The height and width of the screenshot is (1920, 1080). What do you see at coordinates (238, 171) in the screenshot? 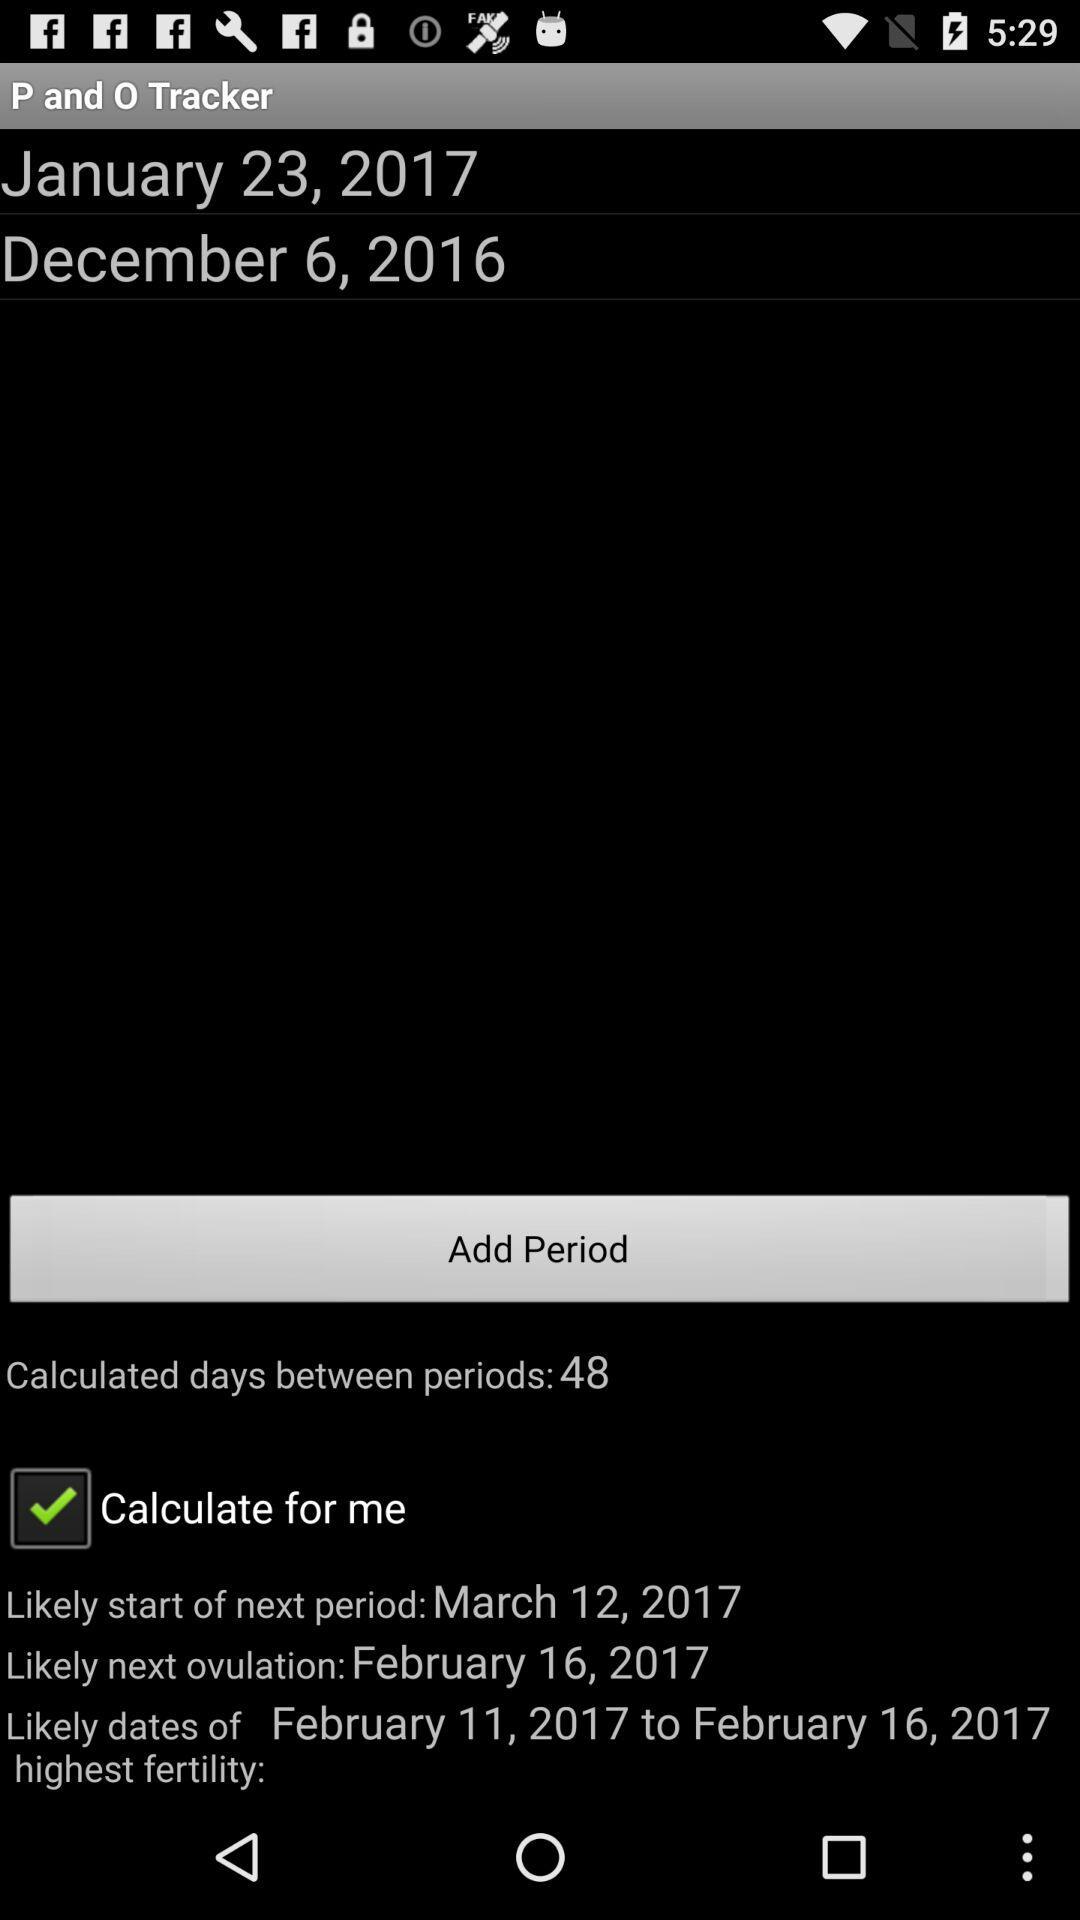
I see `app below the p and o app` at bounding box center [238, 171].